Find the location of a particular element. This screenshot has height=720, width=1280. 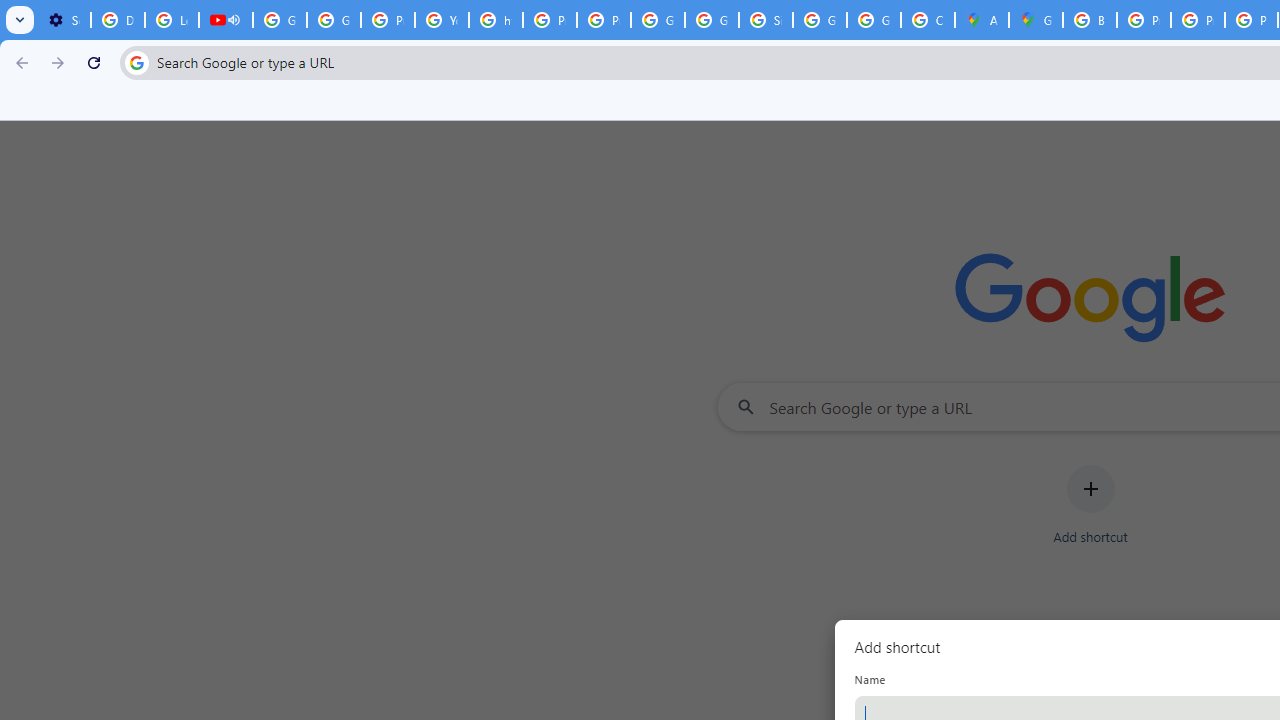

'Create your Google Account' is located at coordinates (927, 20).